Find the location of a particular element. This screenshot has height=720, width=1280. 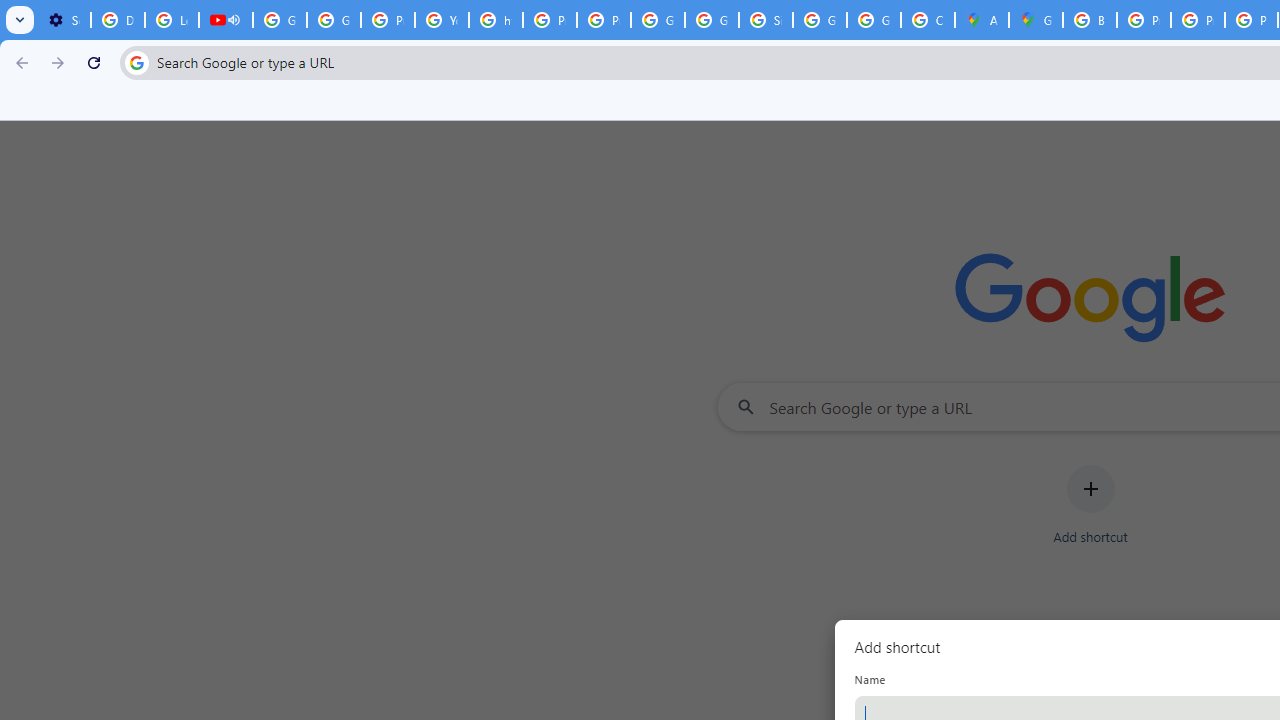

'Create your Google Account' is located at coordinates (927, 20).